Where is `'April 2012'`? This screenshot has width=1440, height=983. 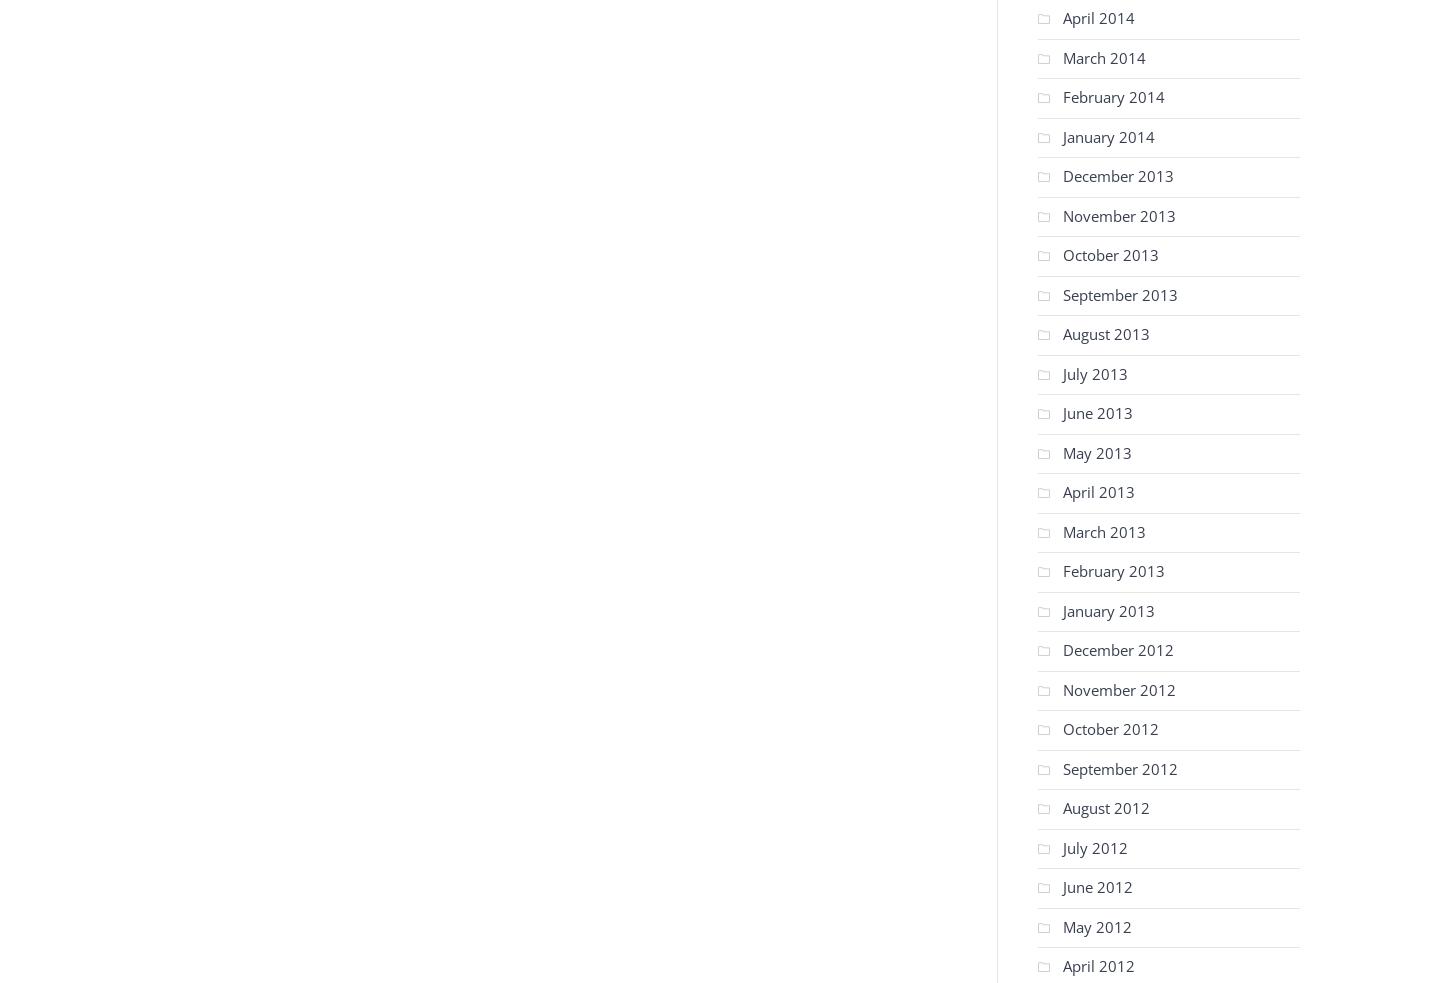 'April 2012' is located at coordinates (1063, 965).